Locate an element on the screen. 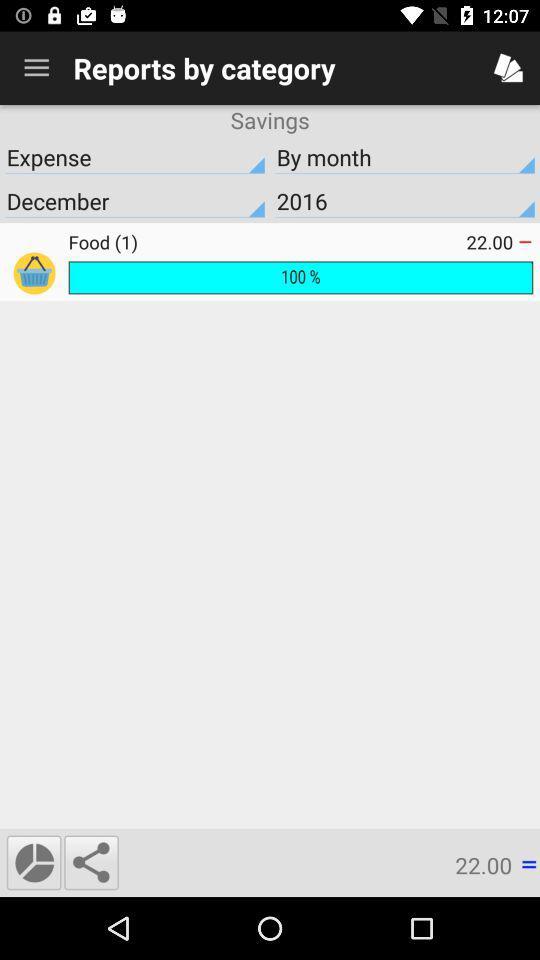 This screenshot has width=540, height=960. the icon above savings is located at coordinates (36, 68).